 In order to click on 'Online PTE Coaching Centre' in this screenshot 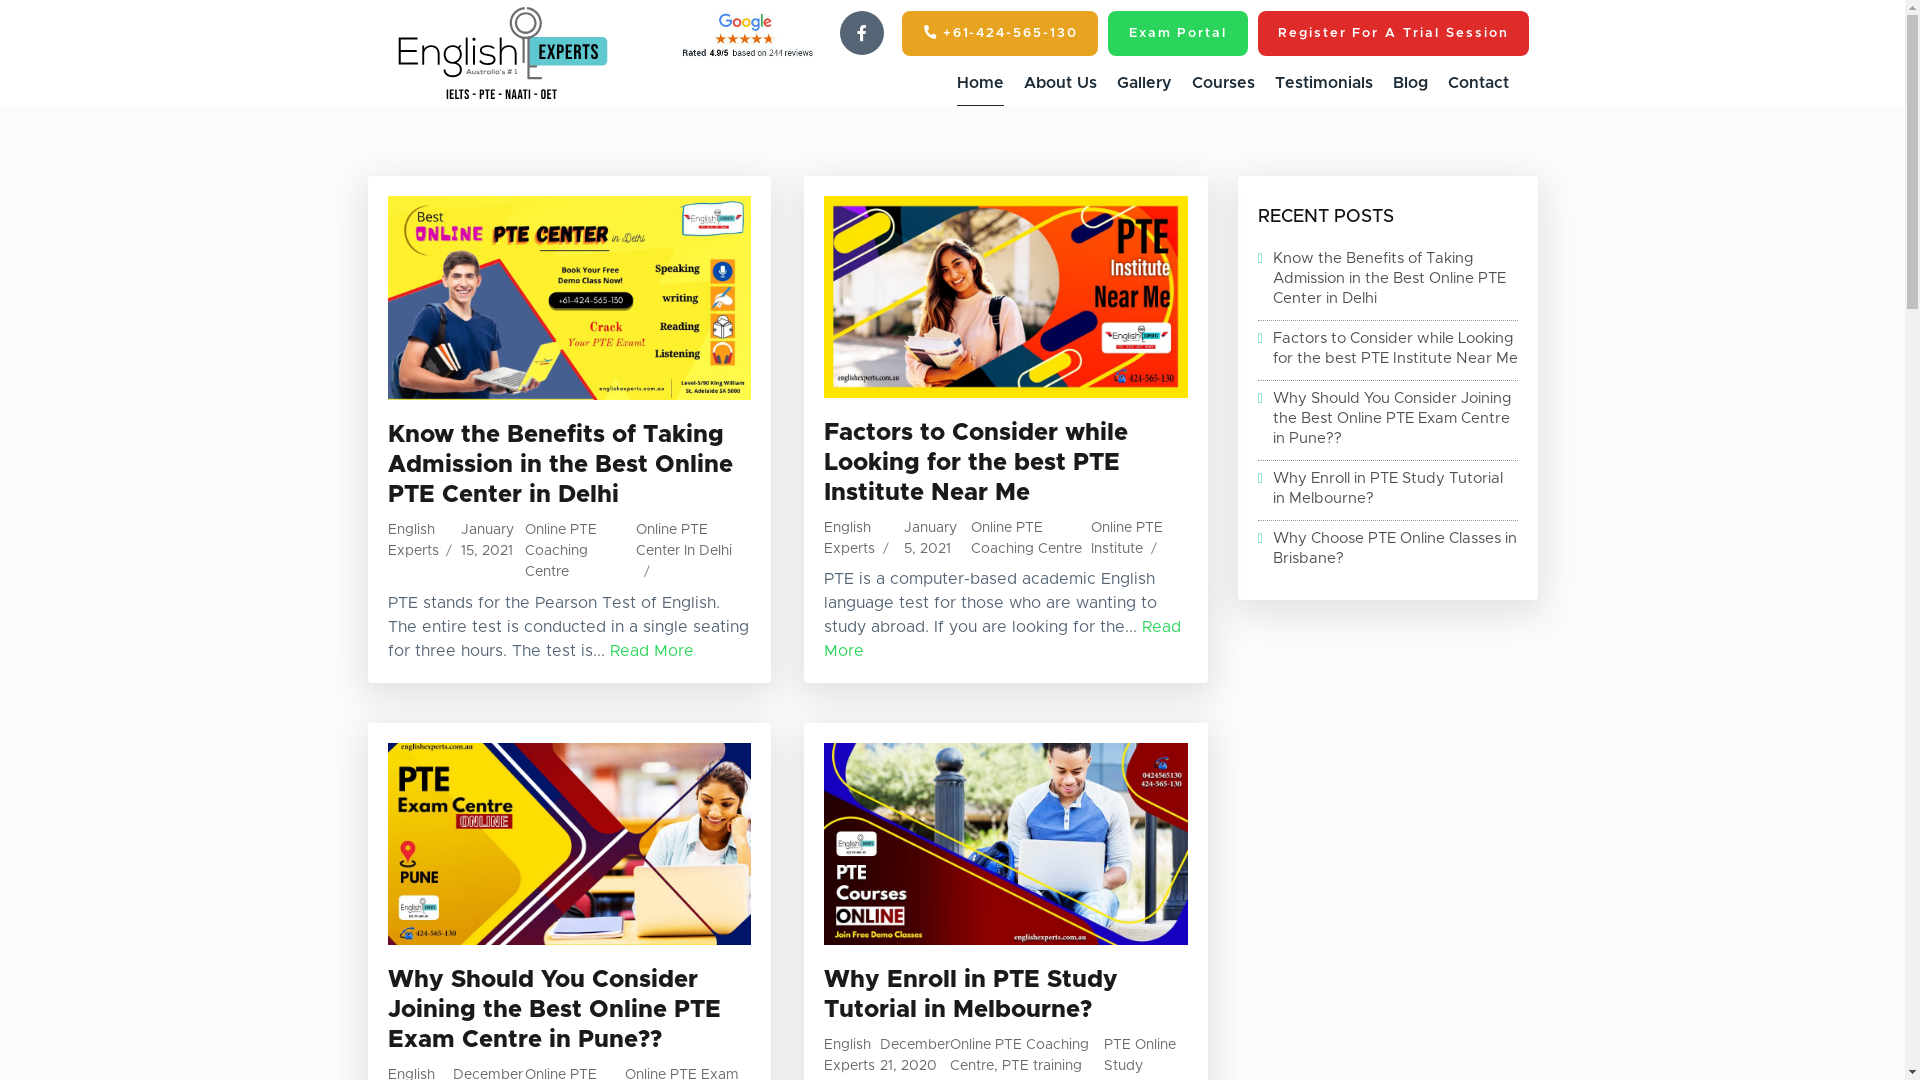, I will do `click(1019, 1054)`.